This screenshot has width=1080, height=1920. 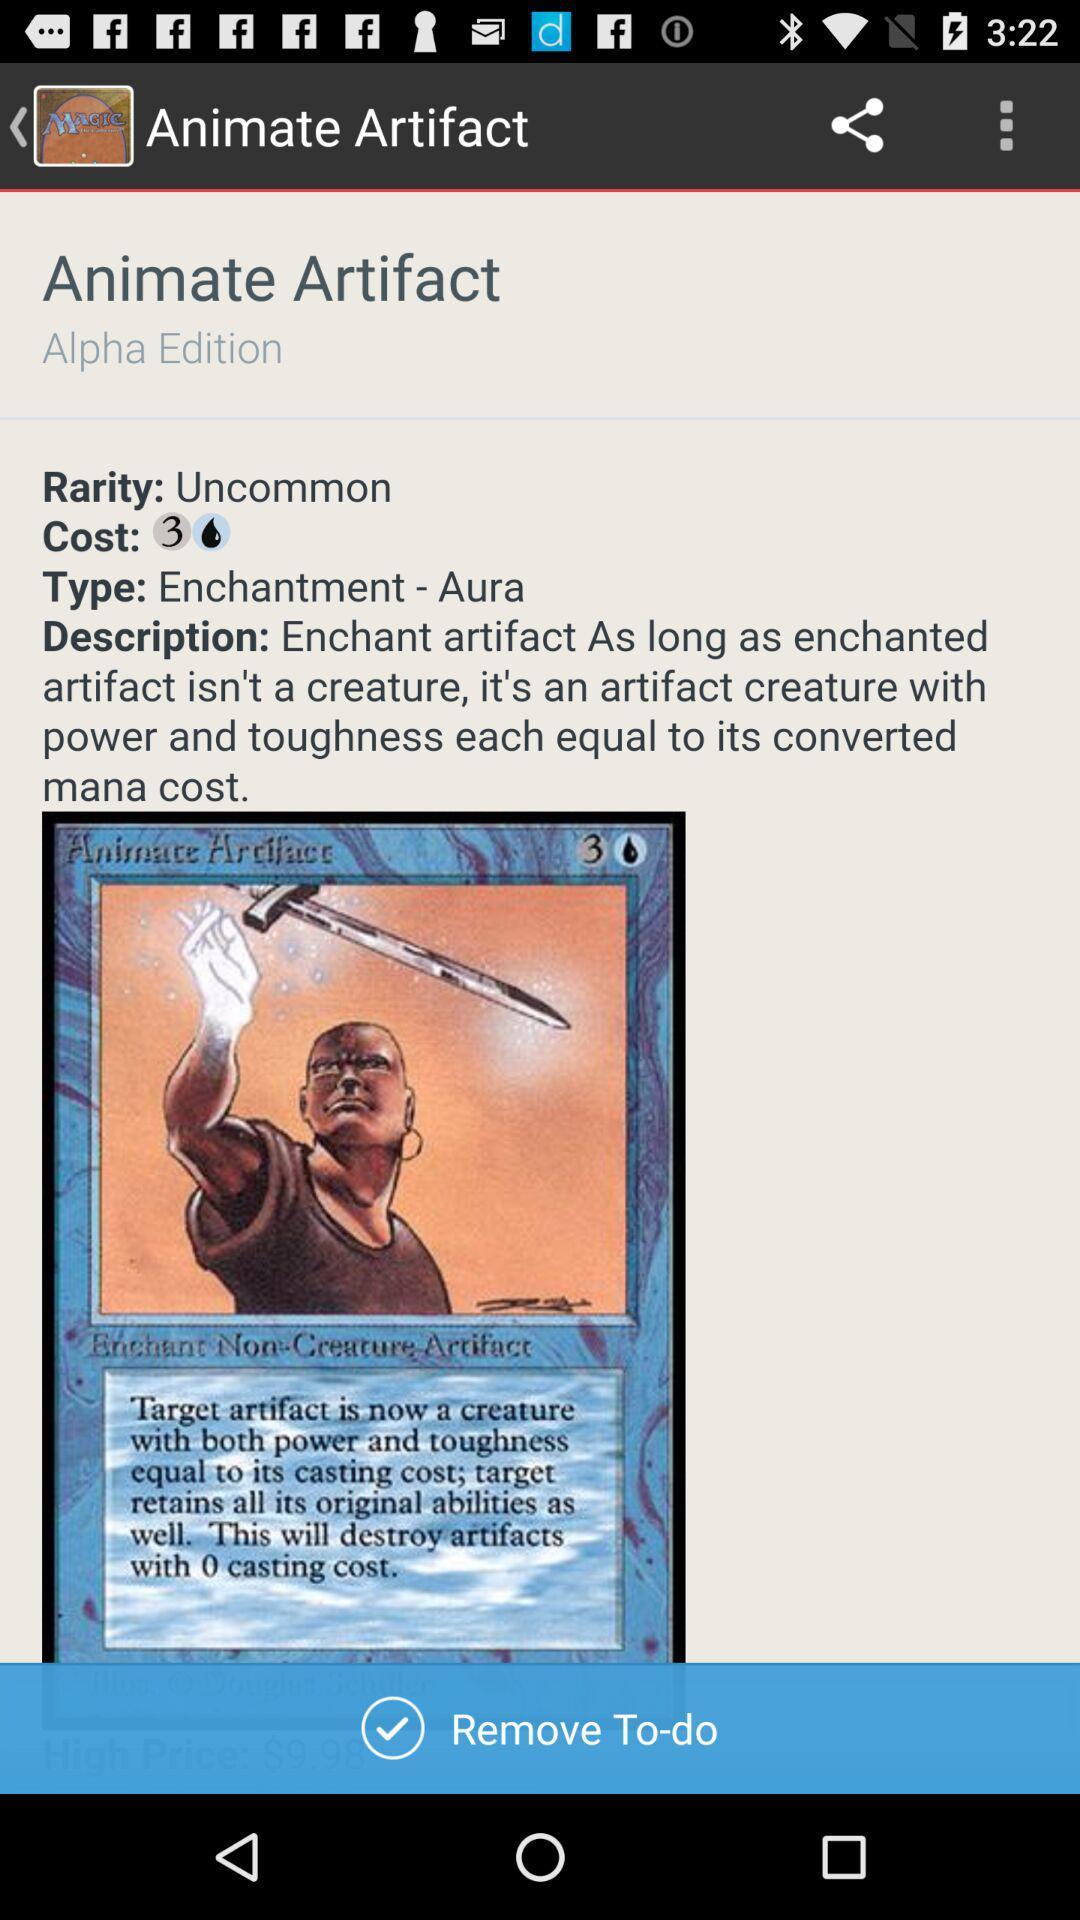 What do you see at coordinates (858, 124) in the screenshot?
I see `icon next to the animate artifact item` at bounding box center [858, 124].